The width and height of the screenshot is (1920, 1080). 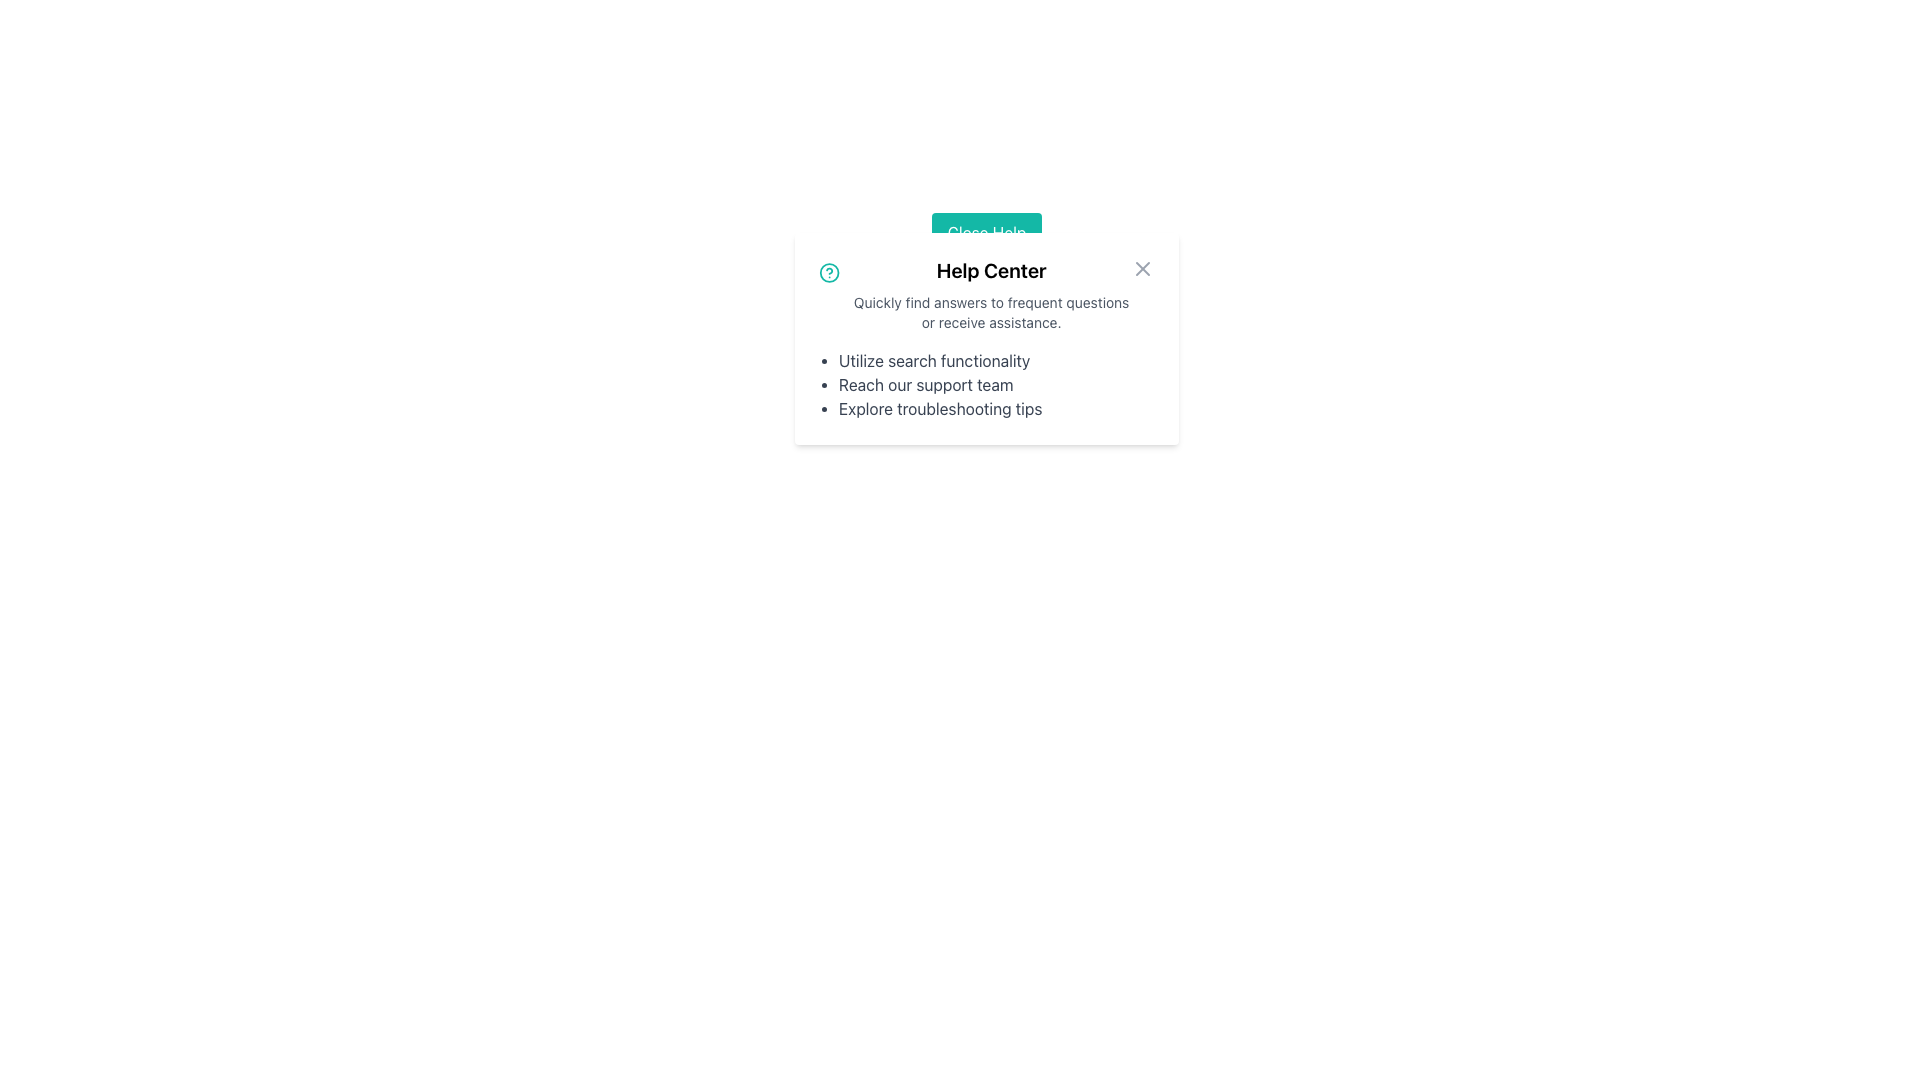 I want to click on the informational label at the top of the bulleted list in the Help Center interface, which guides users to utilize the search functionality, so click(x=997, y=361).